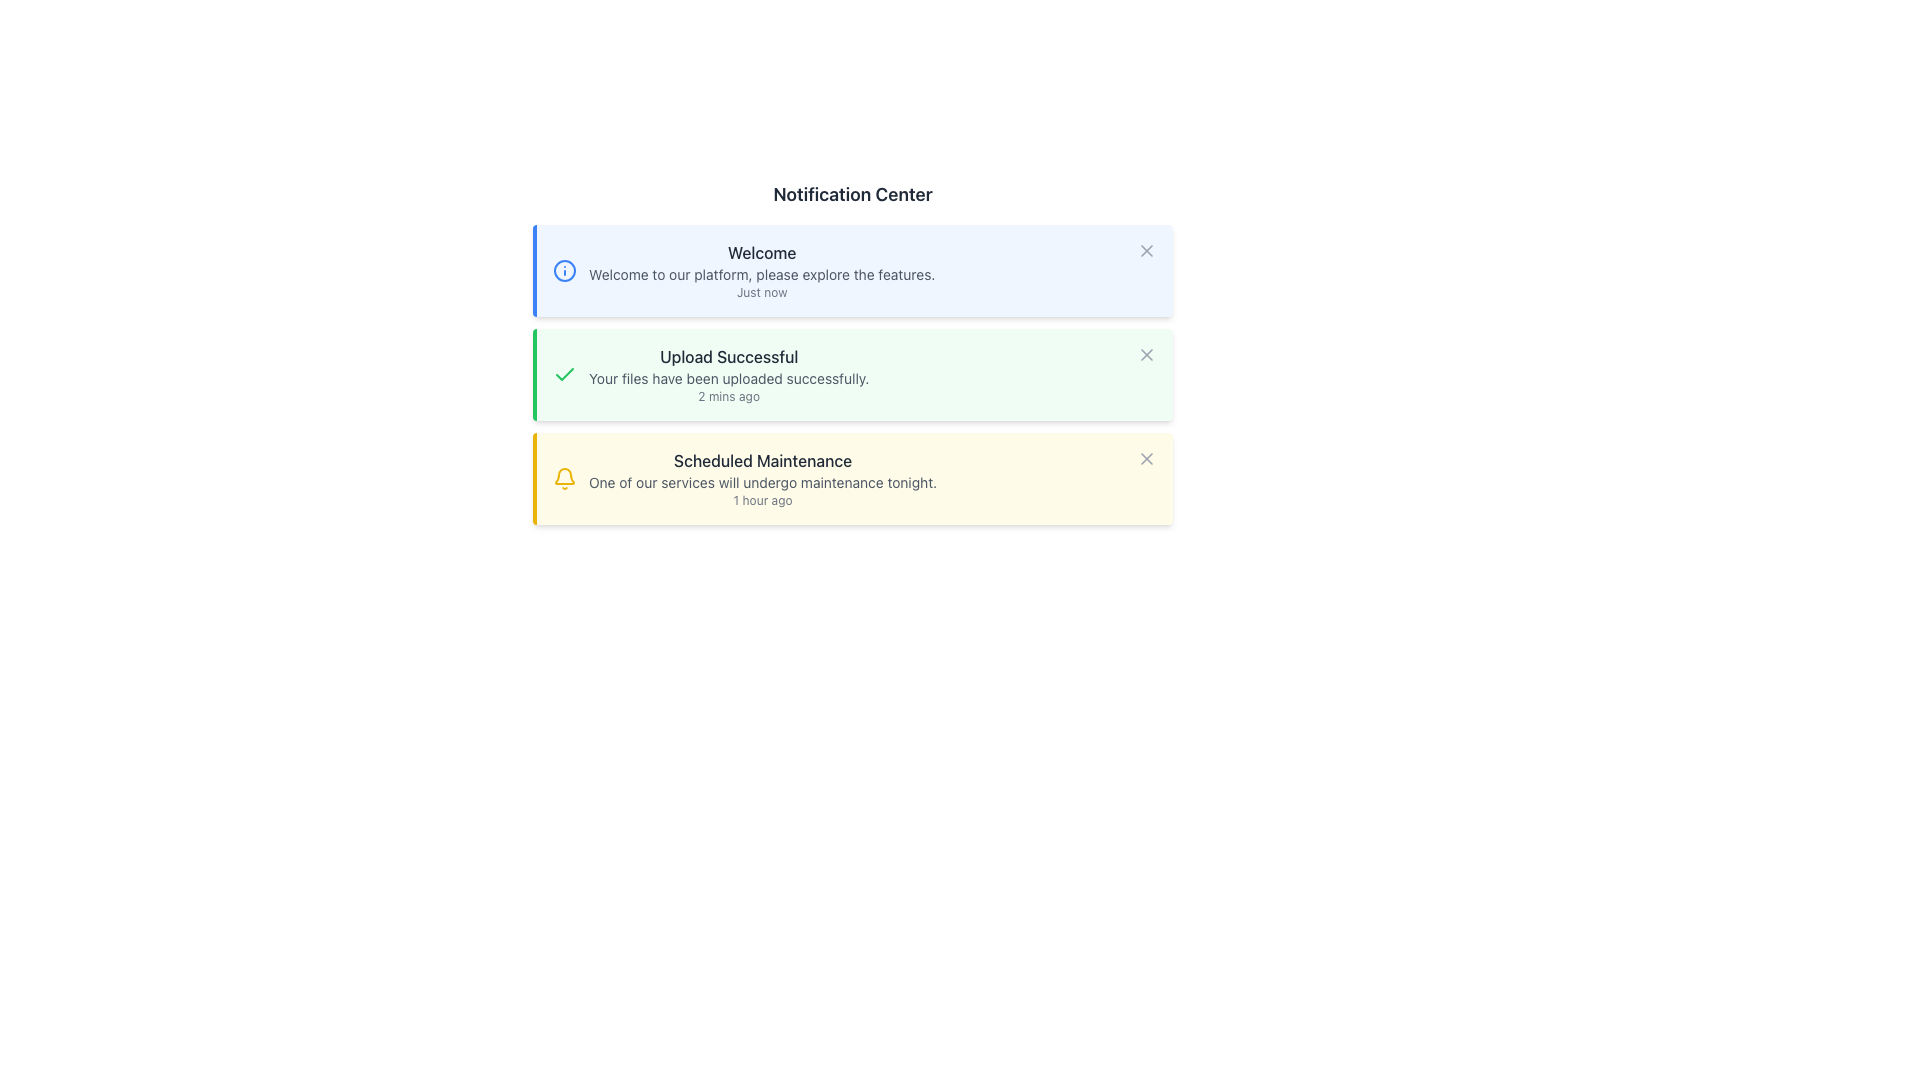 The height and width of the screenshot is (1080, 1920). Describe the element at coordinates (1147, 353) in the screenshot. I see `the circular dismiss button with a cross (X) inside it, located at the top-right corner of the 'Upload Successful' notification box` at that location.